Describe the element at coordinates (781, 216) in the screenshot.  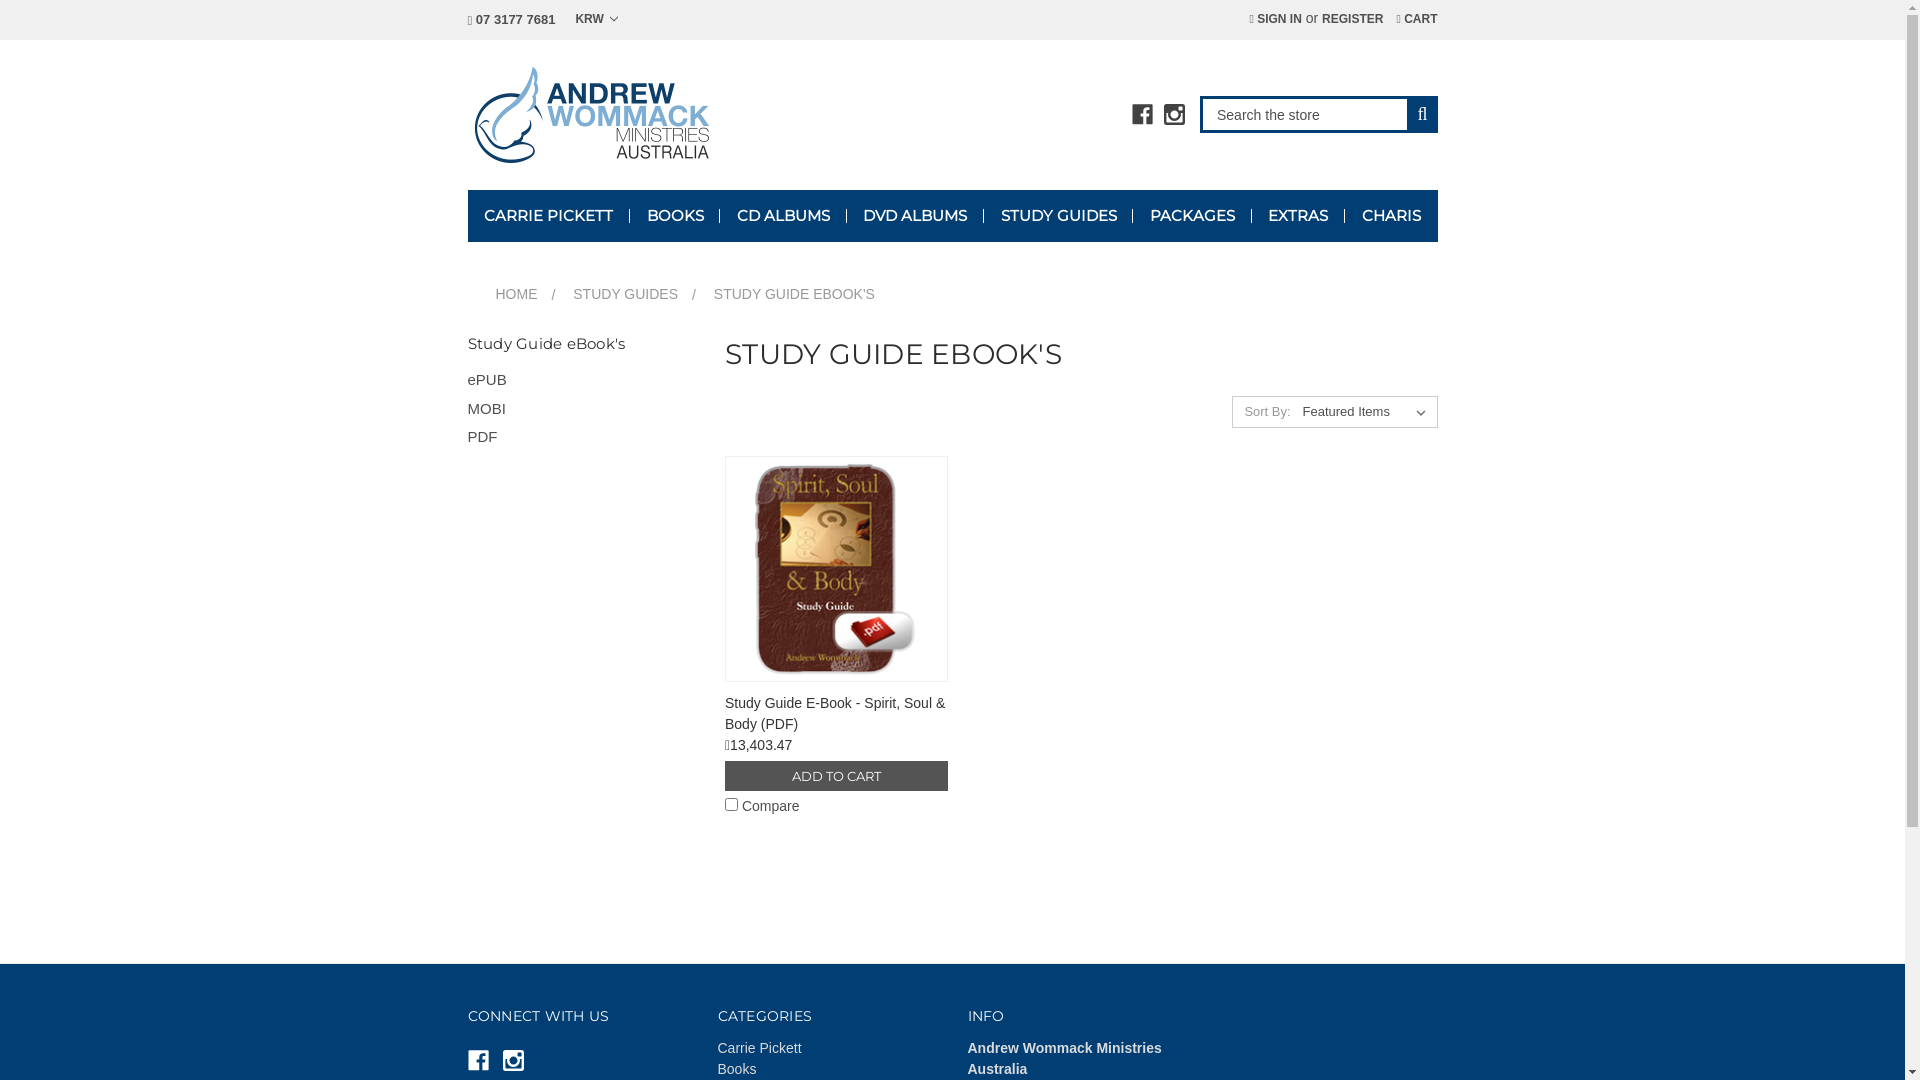
I see `'CD ALBUMS'` at that location.